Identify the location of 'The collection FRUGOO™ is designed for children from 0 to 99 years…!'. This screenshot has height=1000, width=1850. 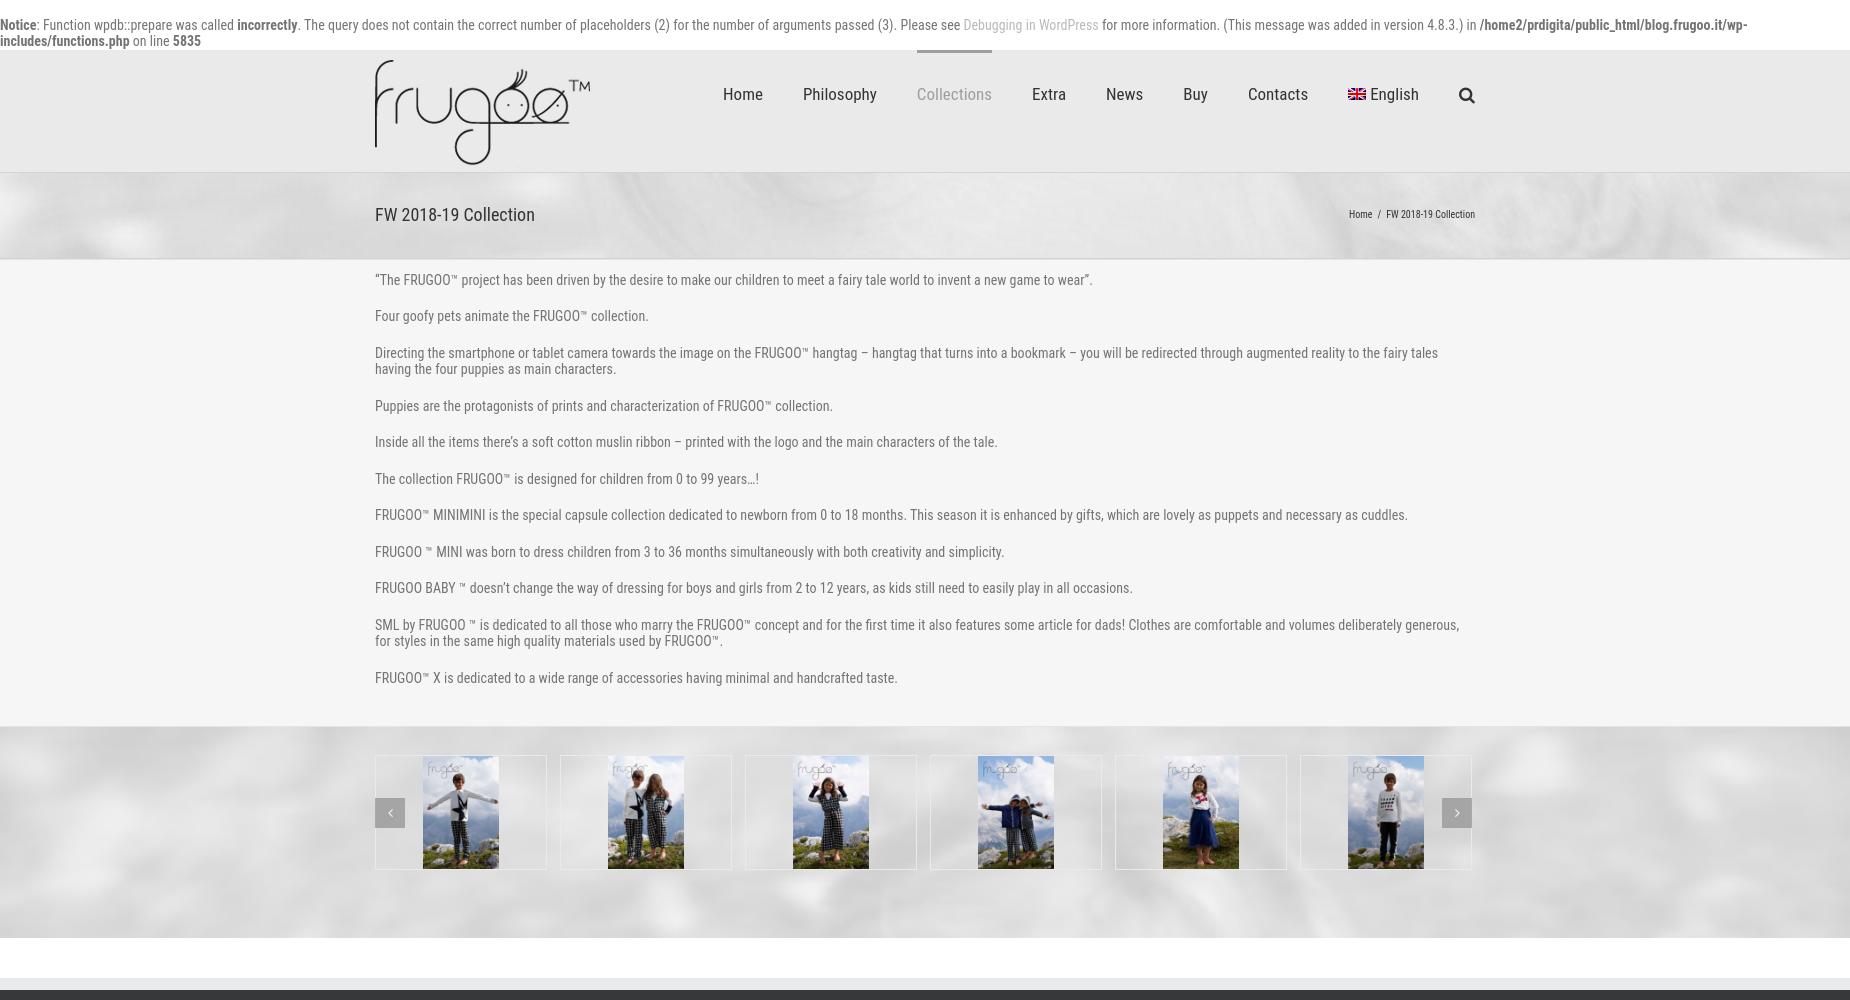
(373, 477).